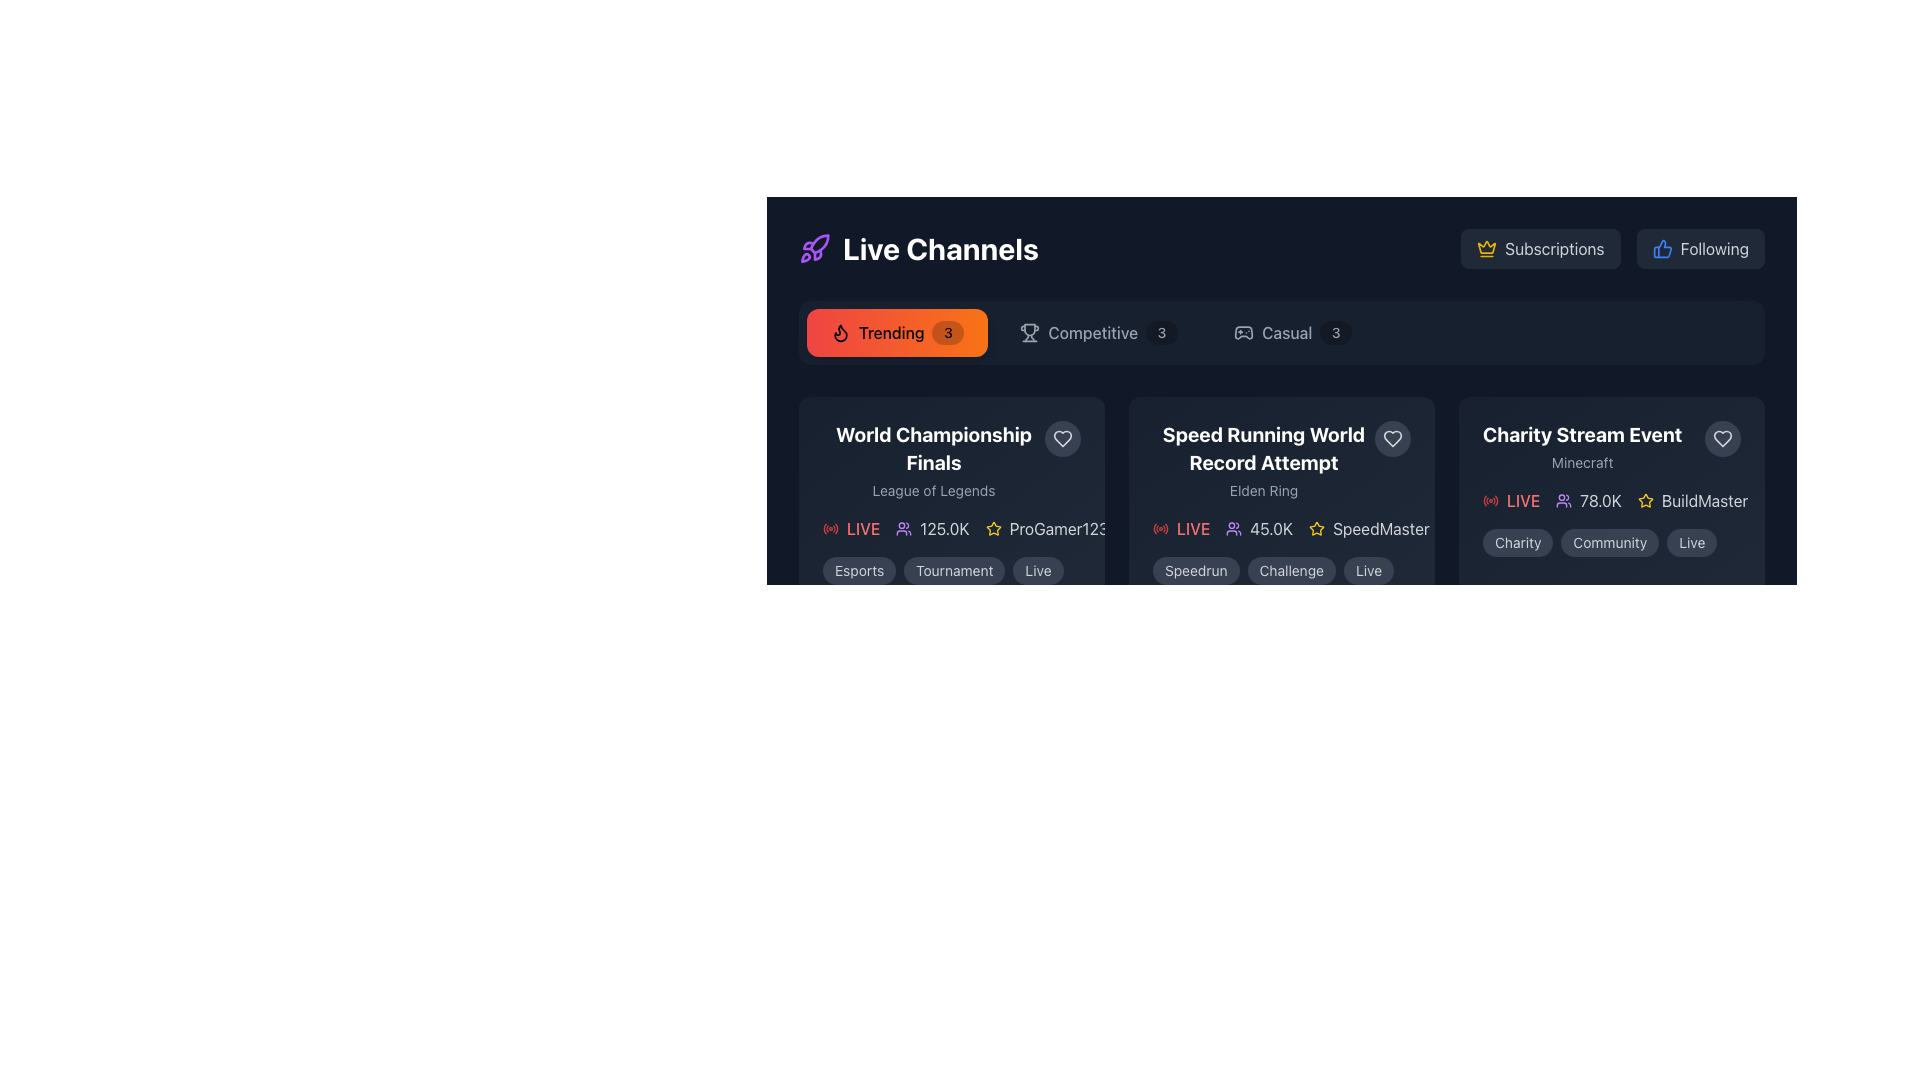 The width and height of the screenshot is (1920, 1080). I want to click on the Information row displaying live video details, which includes the text 'LIVE', a purple user icon, '125.0K', a yellow star icon, and 'ProGamer123', so click(950, 527).